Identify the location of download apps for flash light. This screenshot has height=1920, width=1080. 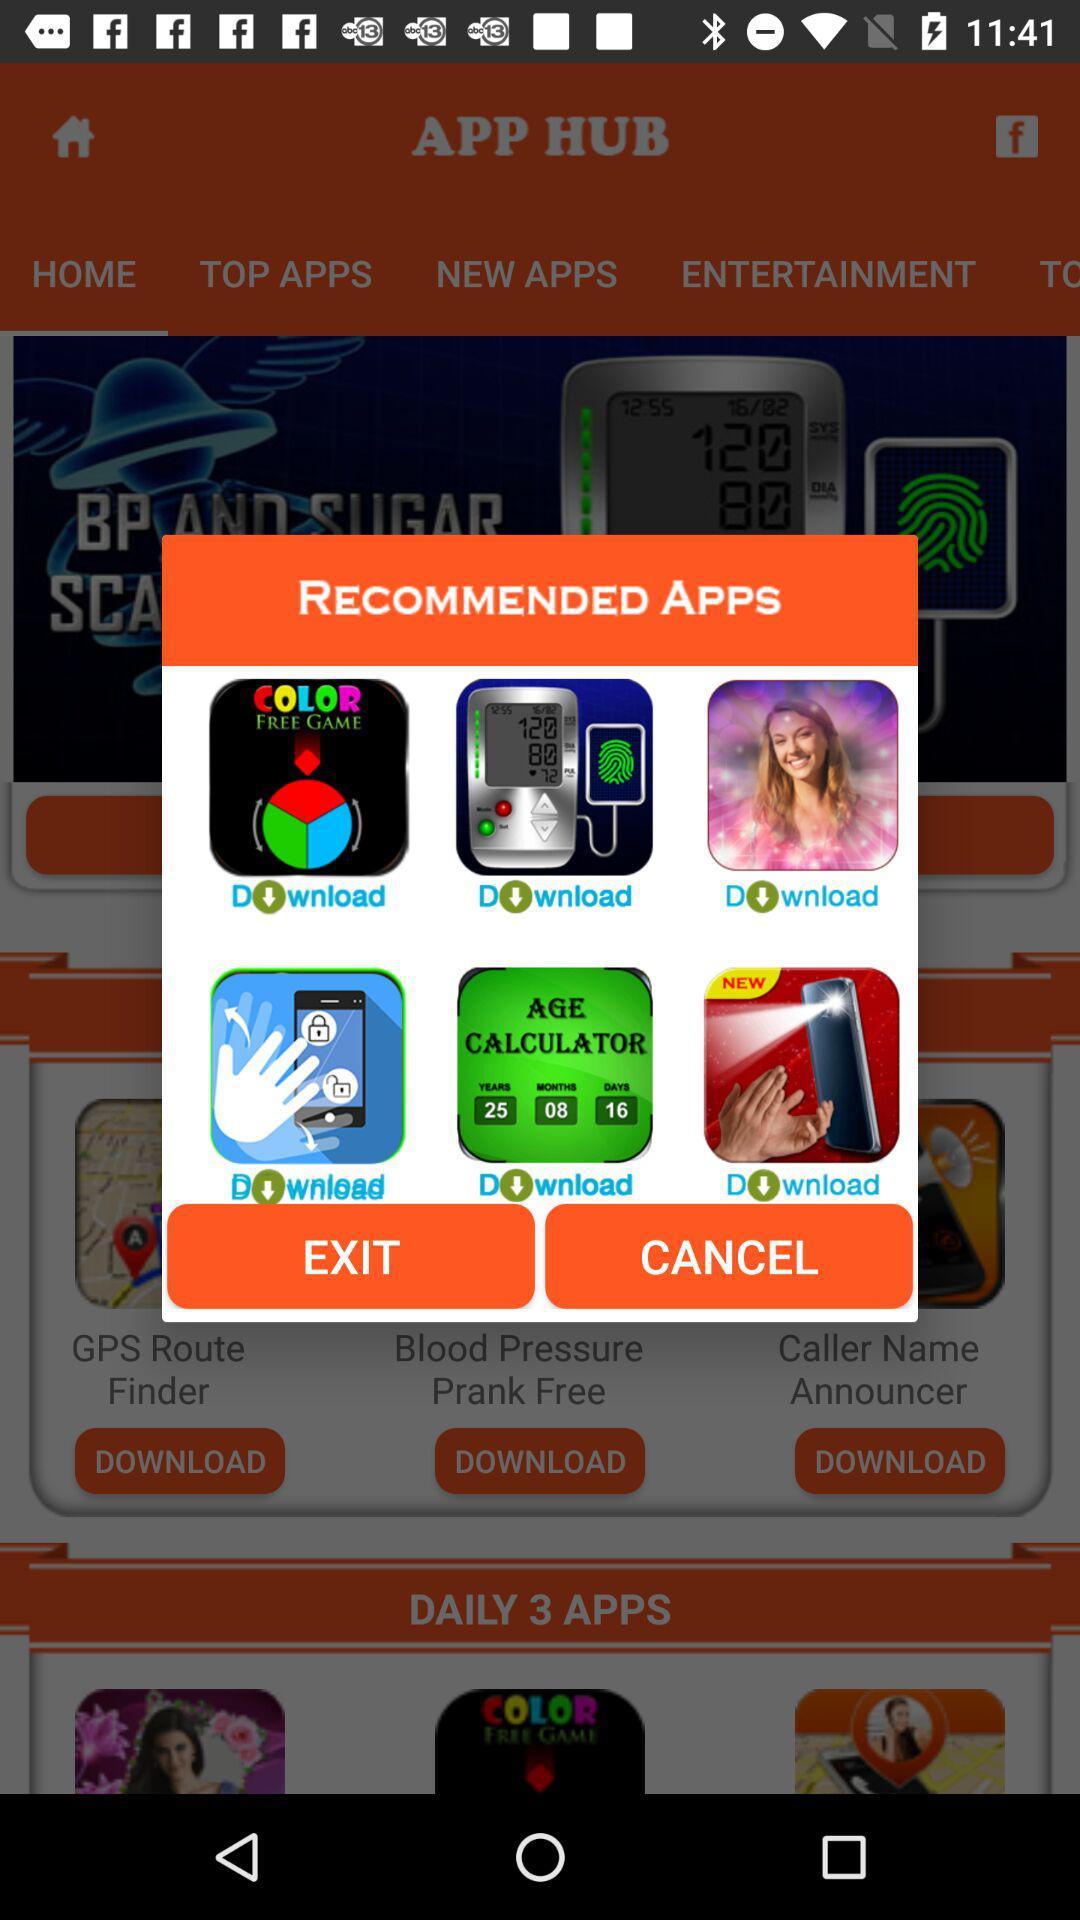
(785, 1072).